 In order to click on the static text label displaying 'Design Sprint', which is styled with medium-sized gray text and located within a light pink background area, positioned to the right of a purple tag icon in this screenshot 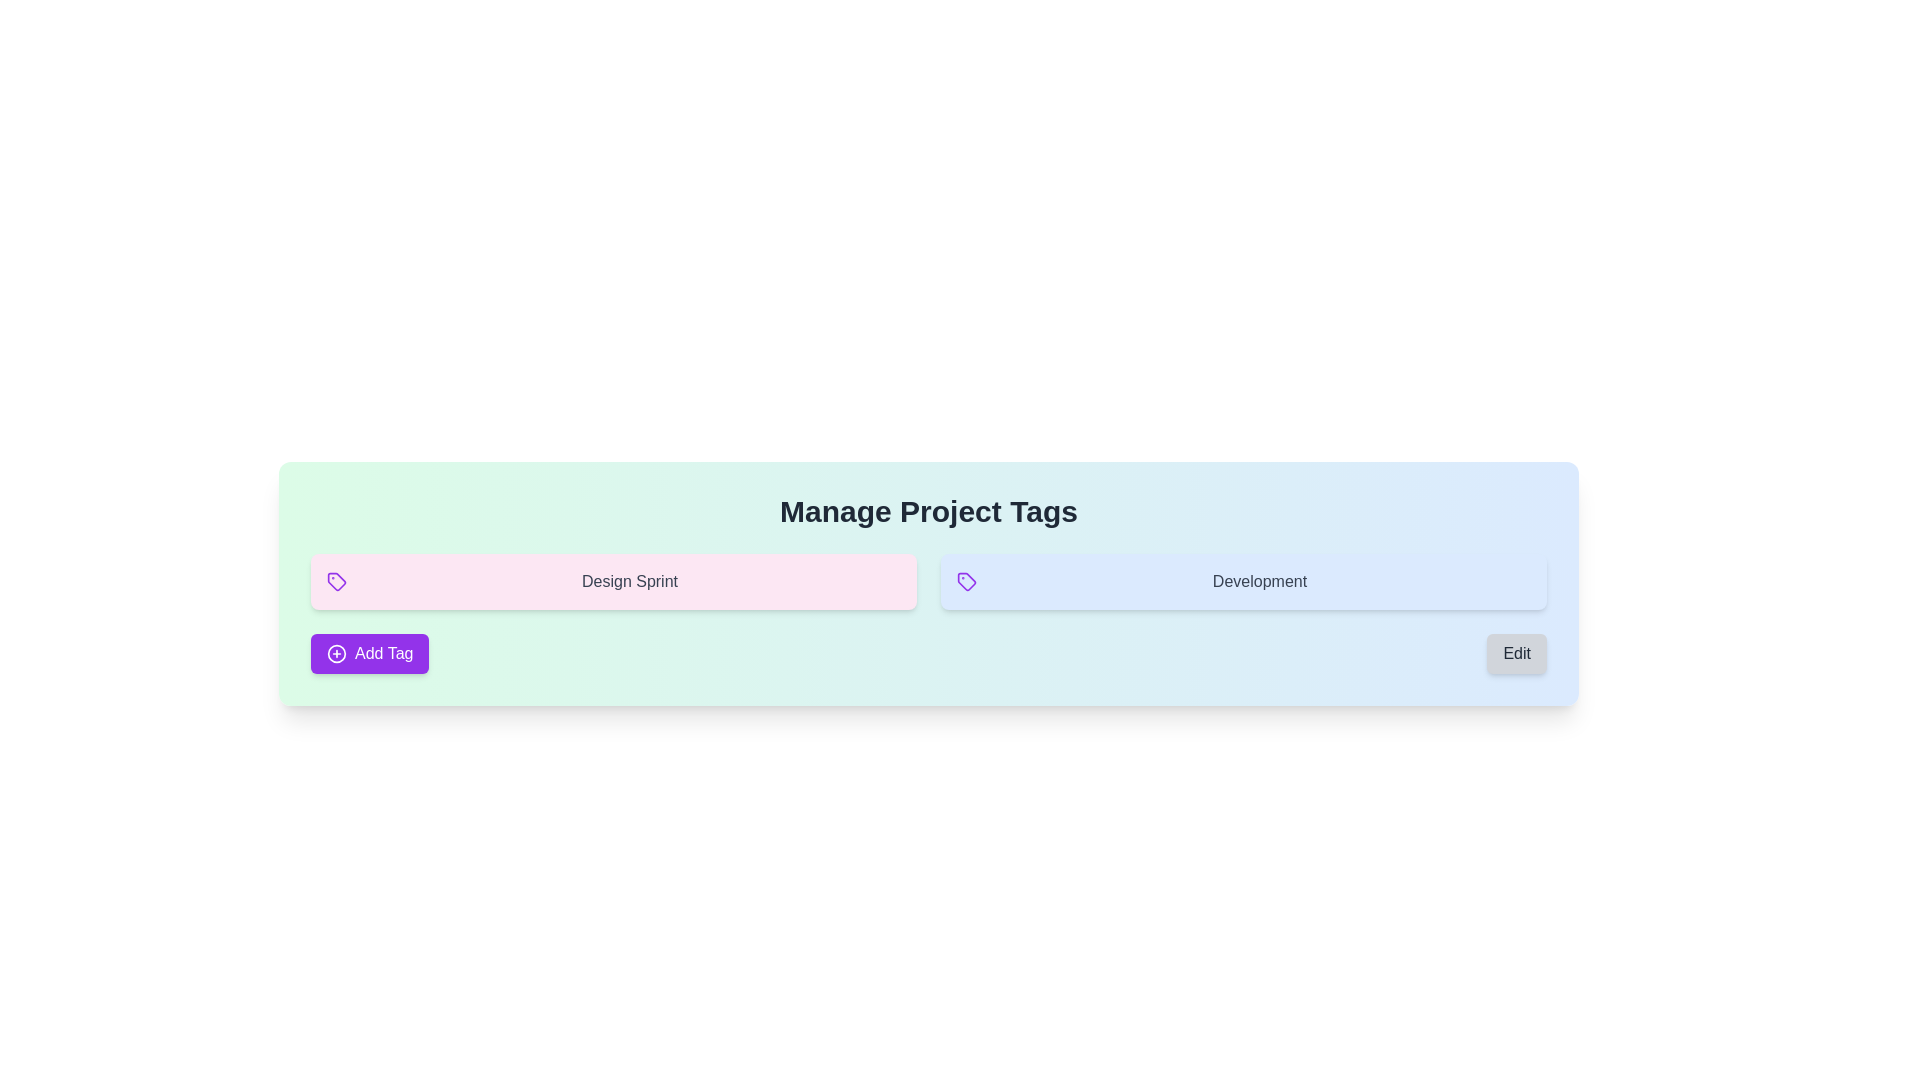, I will do `click(628, 582)`.